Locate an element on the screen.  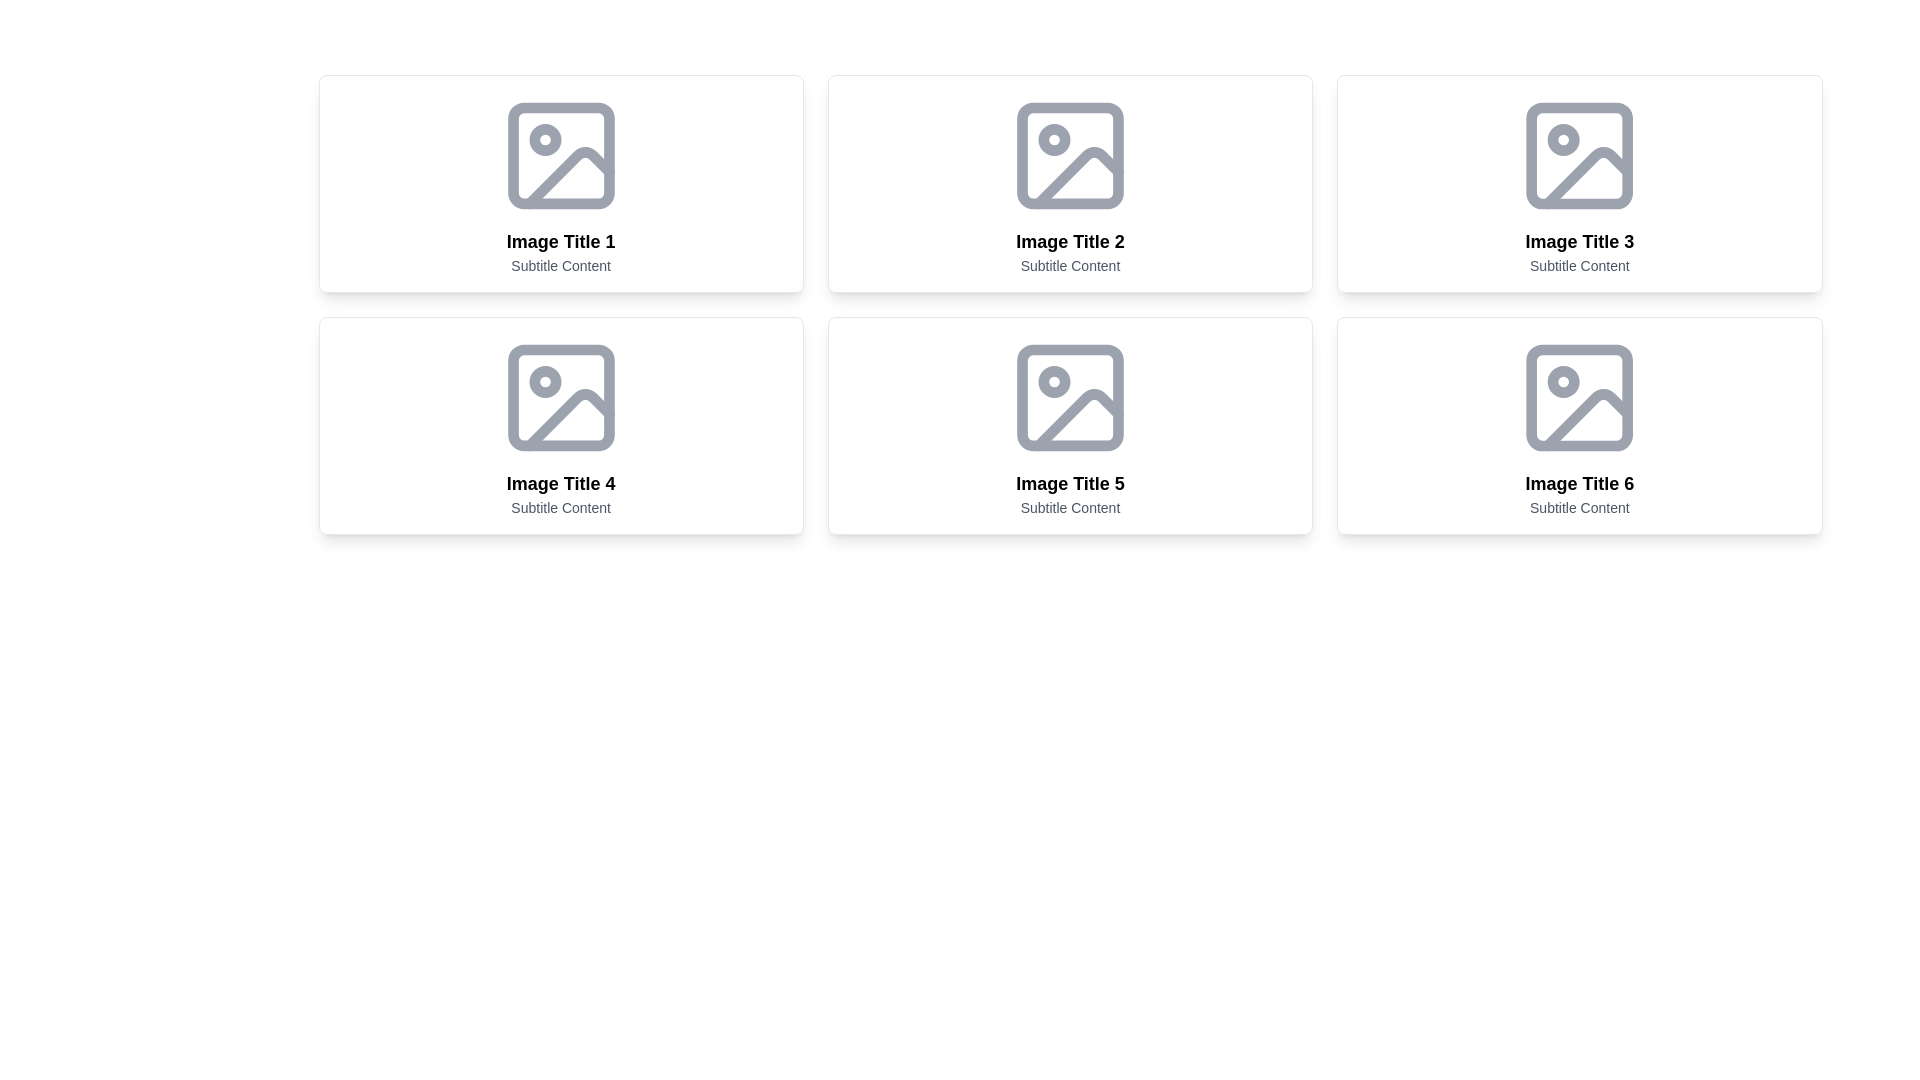
the text label displaying 'Subtitle Content' in gray color, located under the 'Image Title 4' heading in the fourth card of the grid is located at coordinates (560, 507).